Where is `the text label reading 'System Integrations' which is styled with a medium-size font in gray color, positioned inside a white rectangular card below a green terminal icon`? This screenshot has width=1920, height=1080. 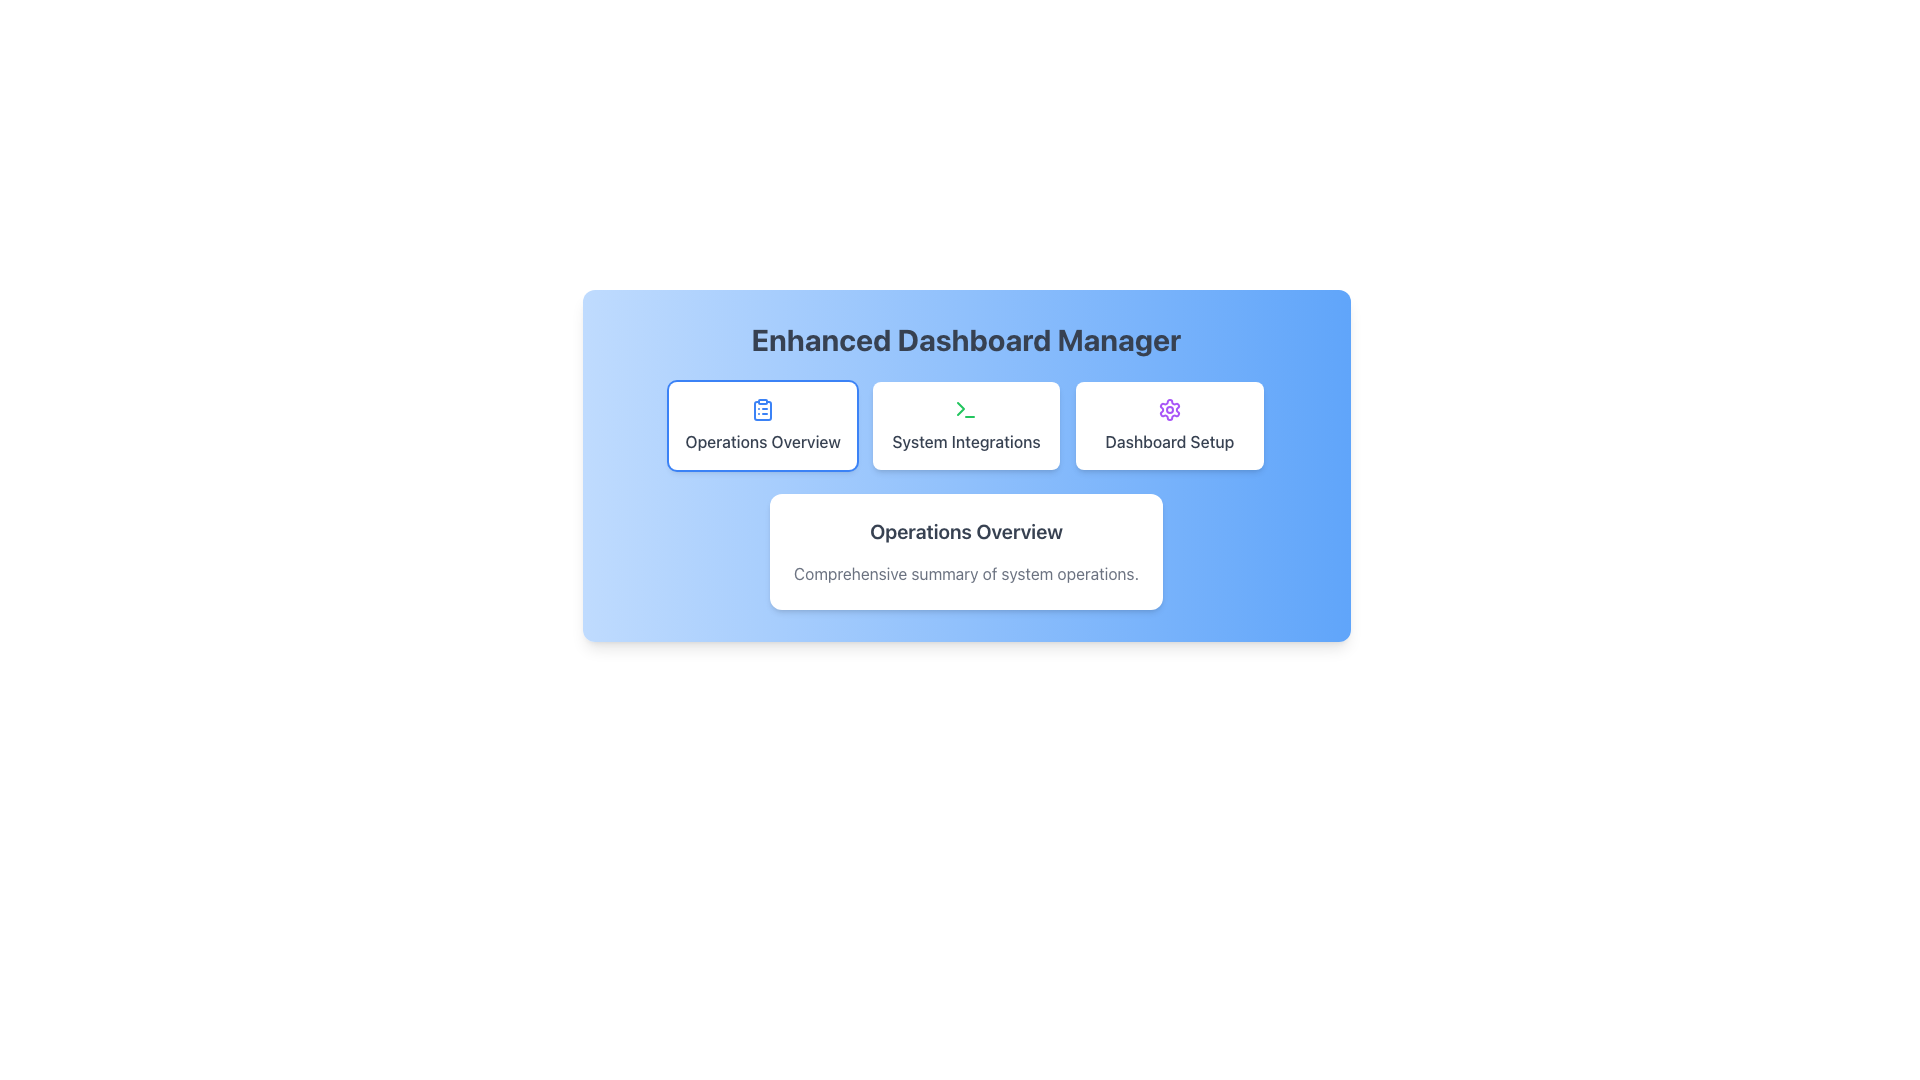
the text label reading 'System Integrations' which is styled with a medium-size font in gray color, positioned inside a white rectangular card below a green terminal icon is located at coordinates (966, 441).